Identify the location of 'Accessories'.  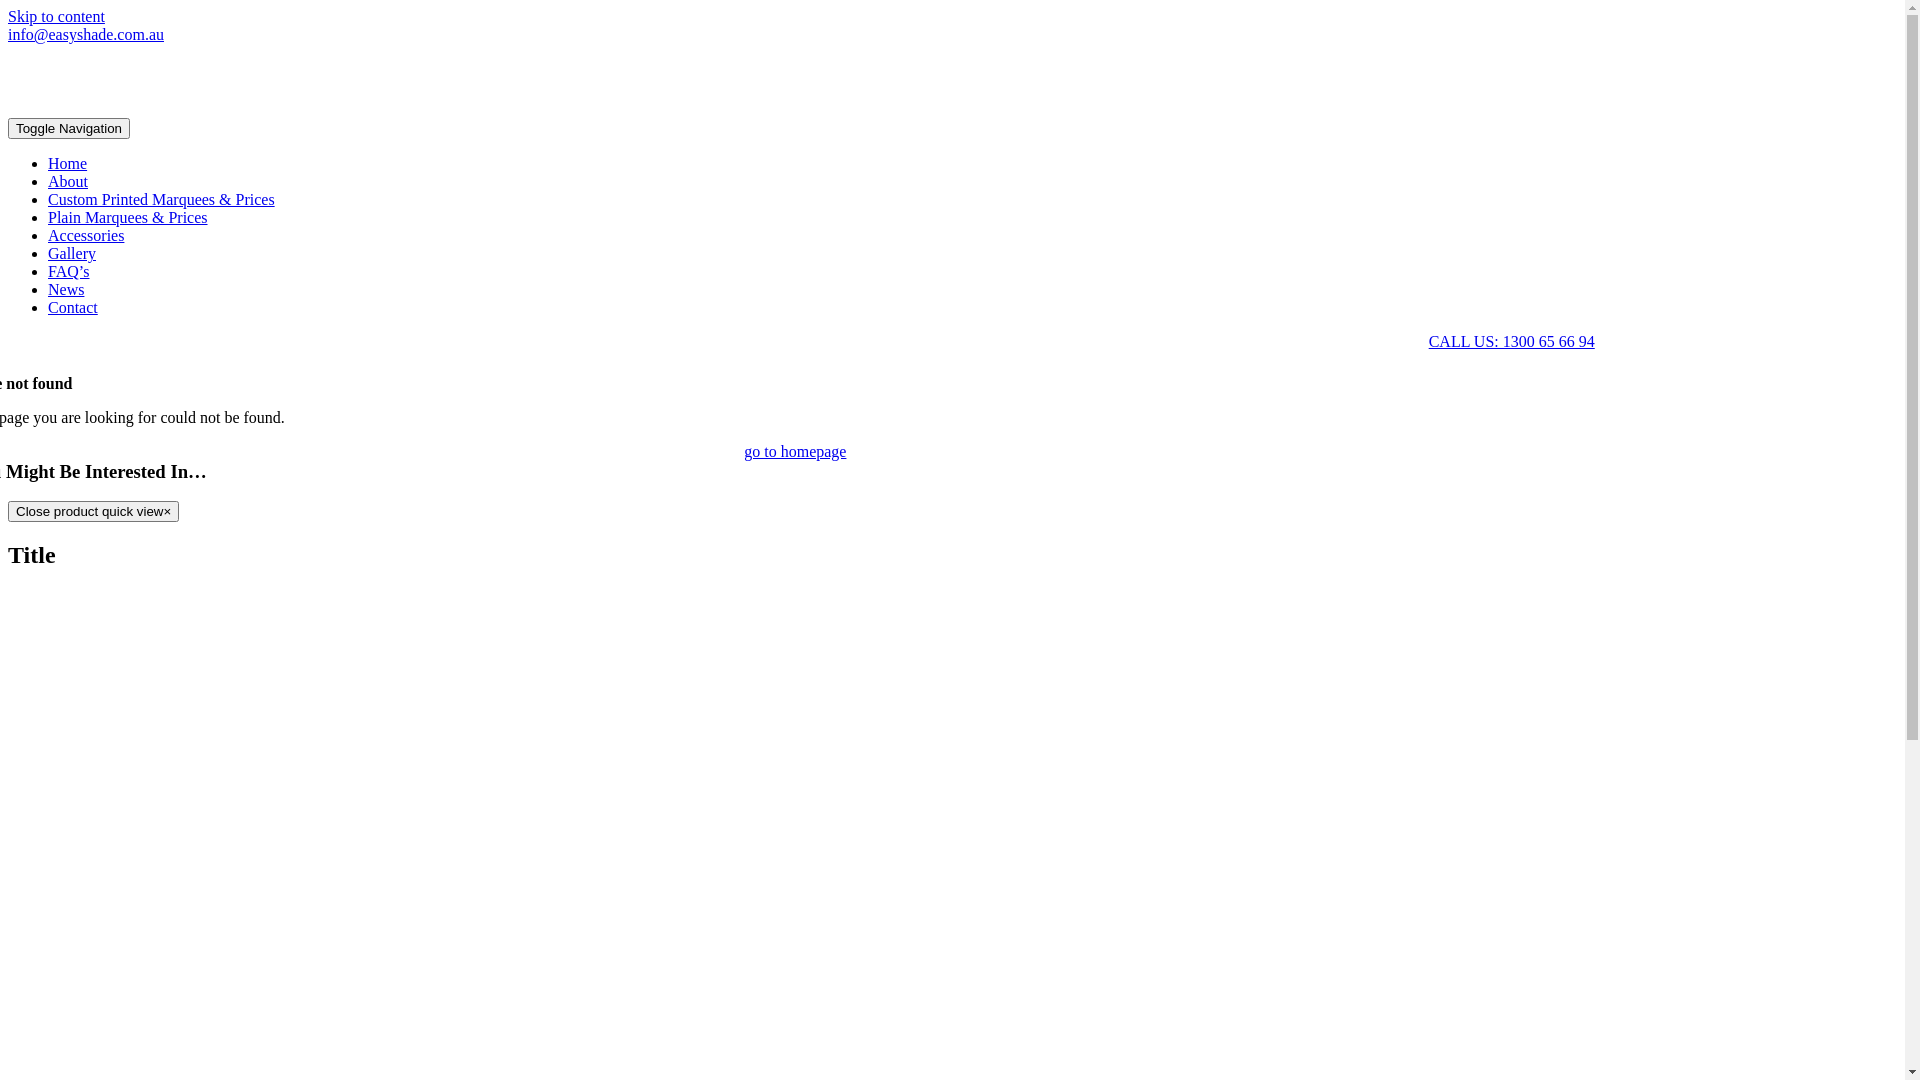
(48, 234).